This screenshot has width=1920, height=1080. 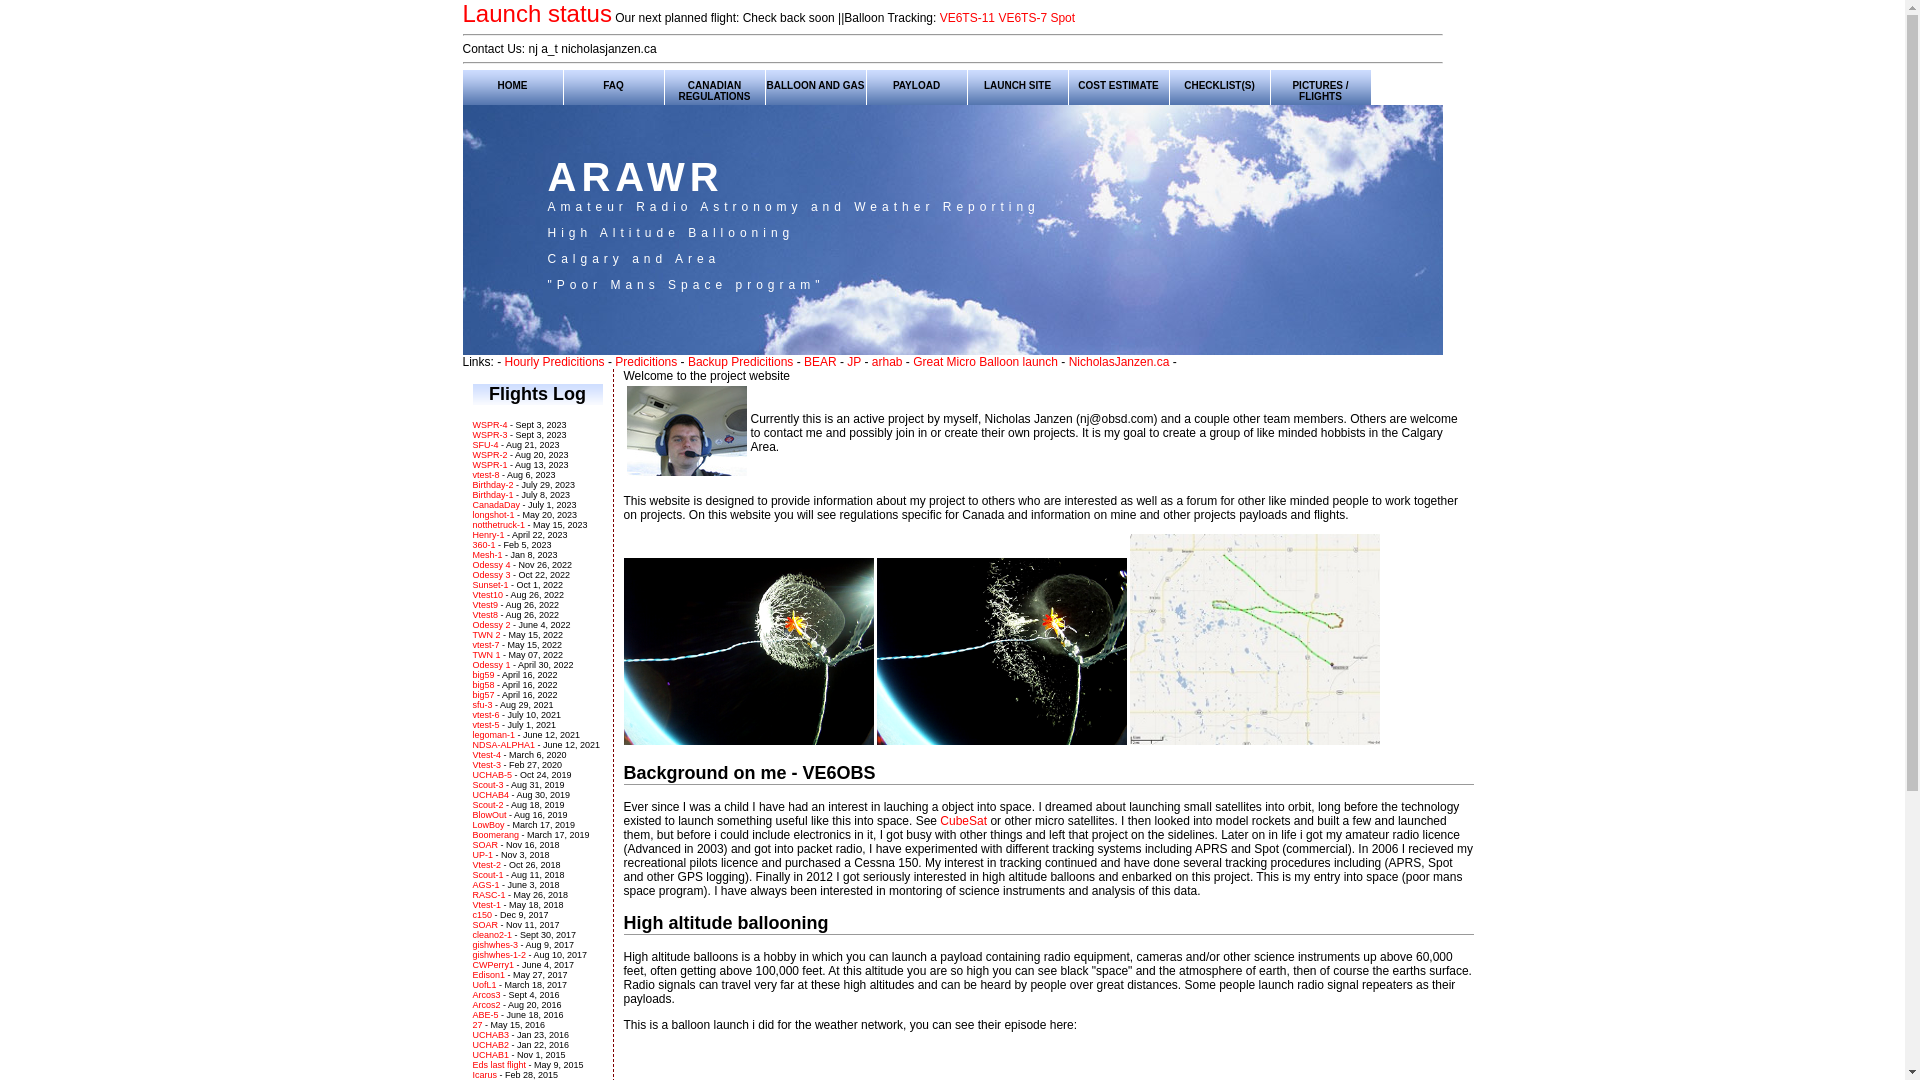 What do you see at coordinates (489, 585) in the screenshot?
I see `'Sunset-1'` at bounding box center [489, 585].